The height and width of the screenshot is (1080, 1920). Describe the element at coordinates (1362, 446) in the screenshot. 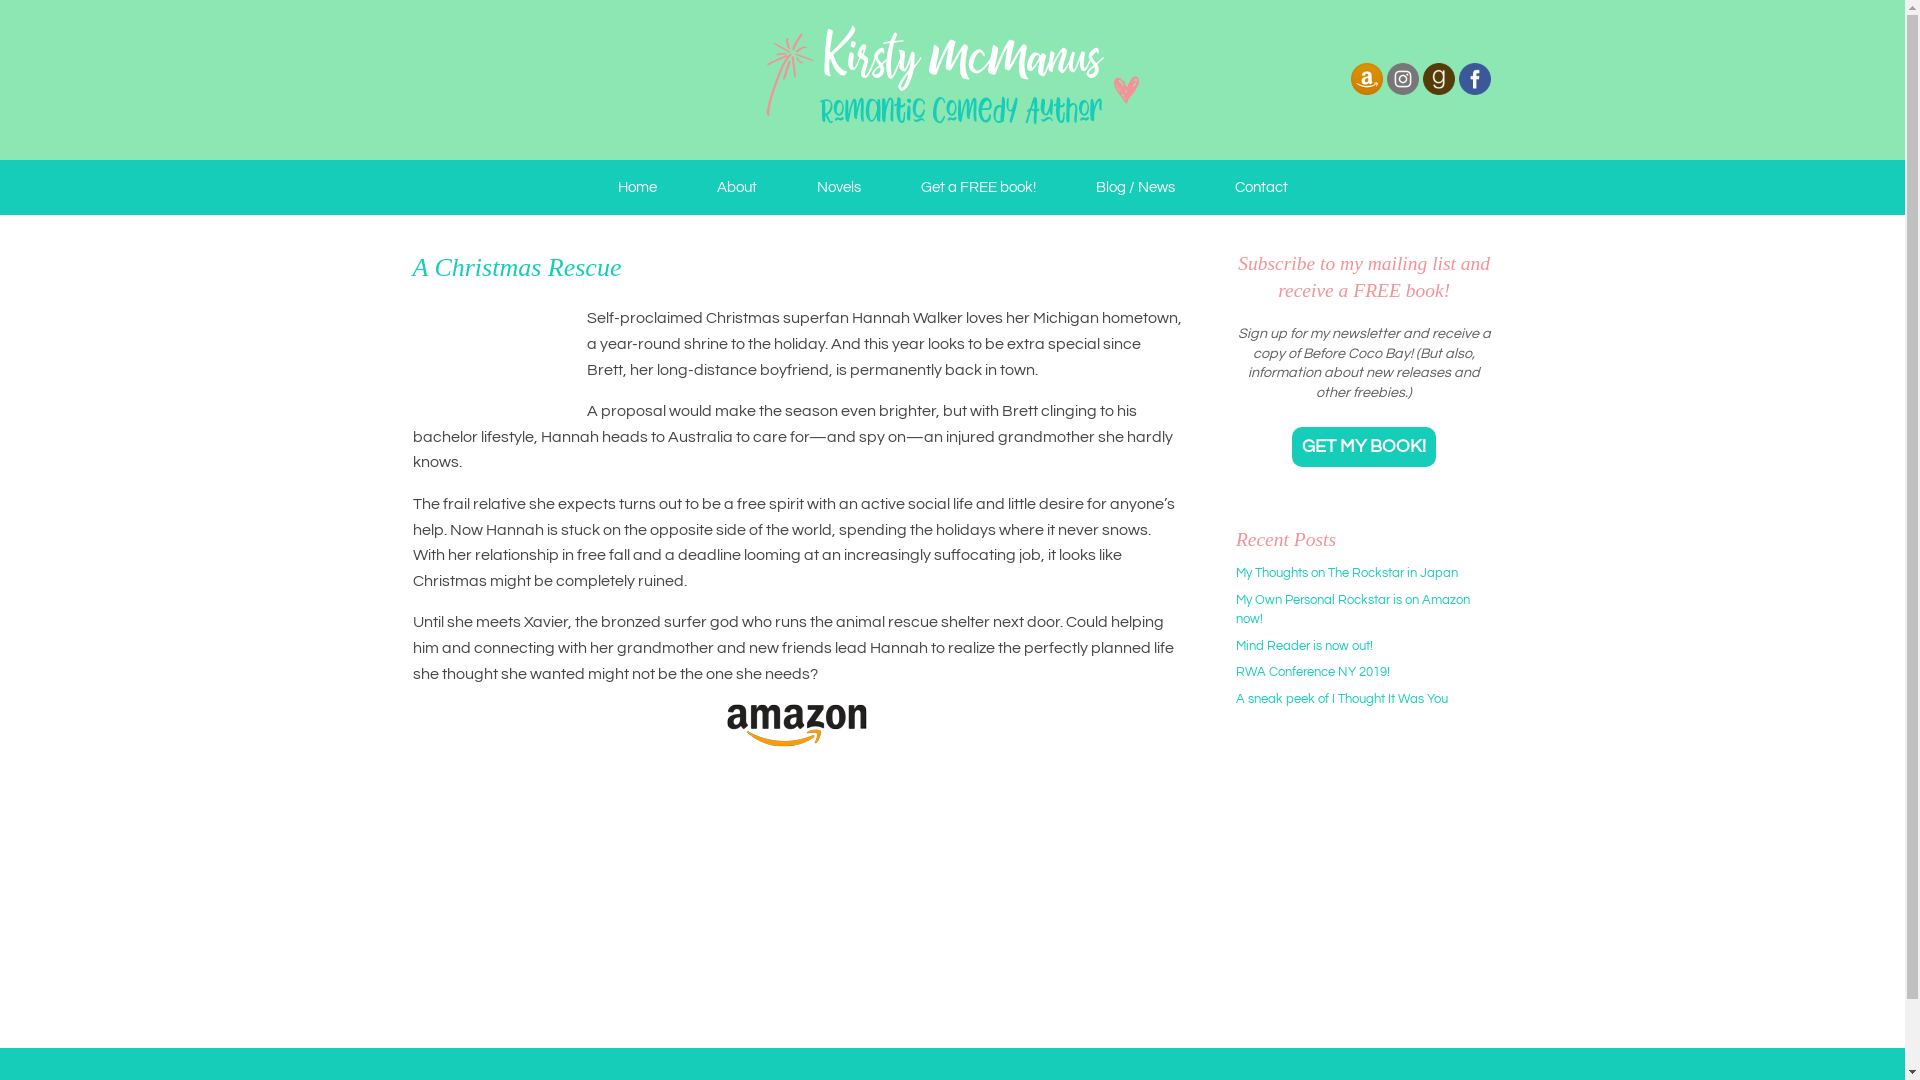

I see `'GET MY BOOK!'` at that location.